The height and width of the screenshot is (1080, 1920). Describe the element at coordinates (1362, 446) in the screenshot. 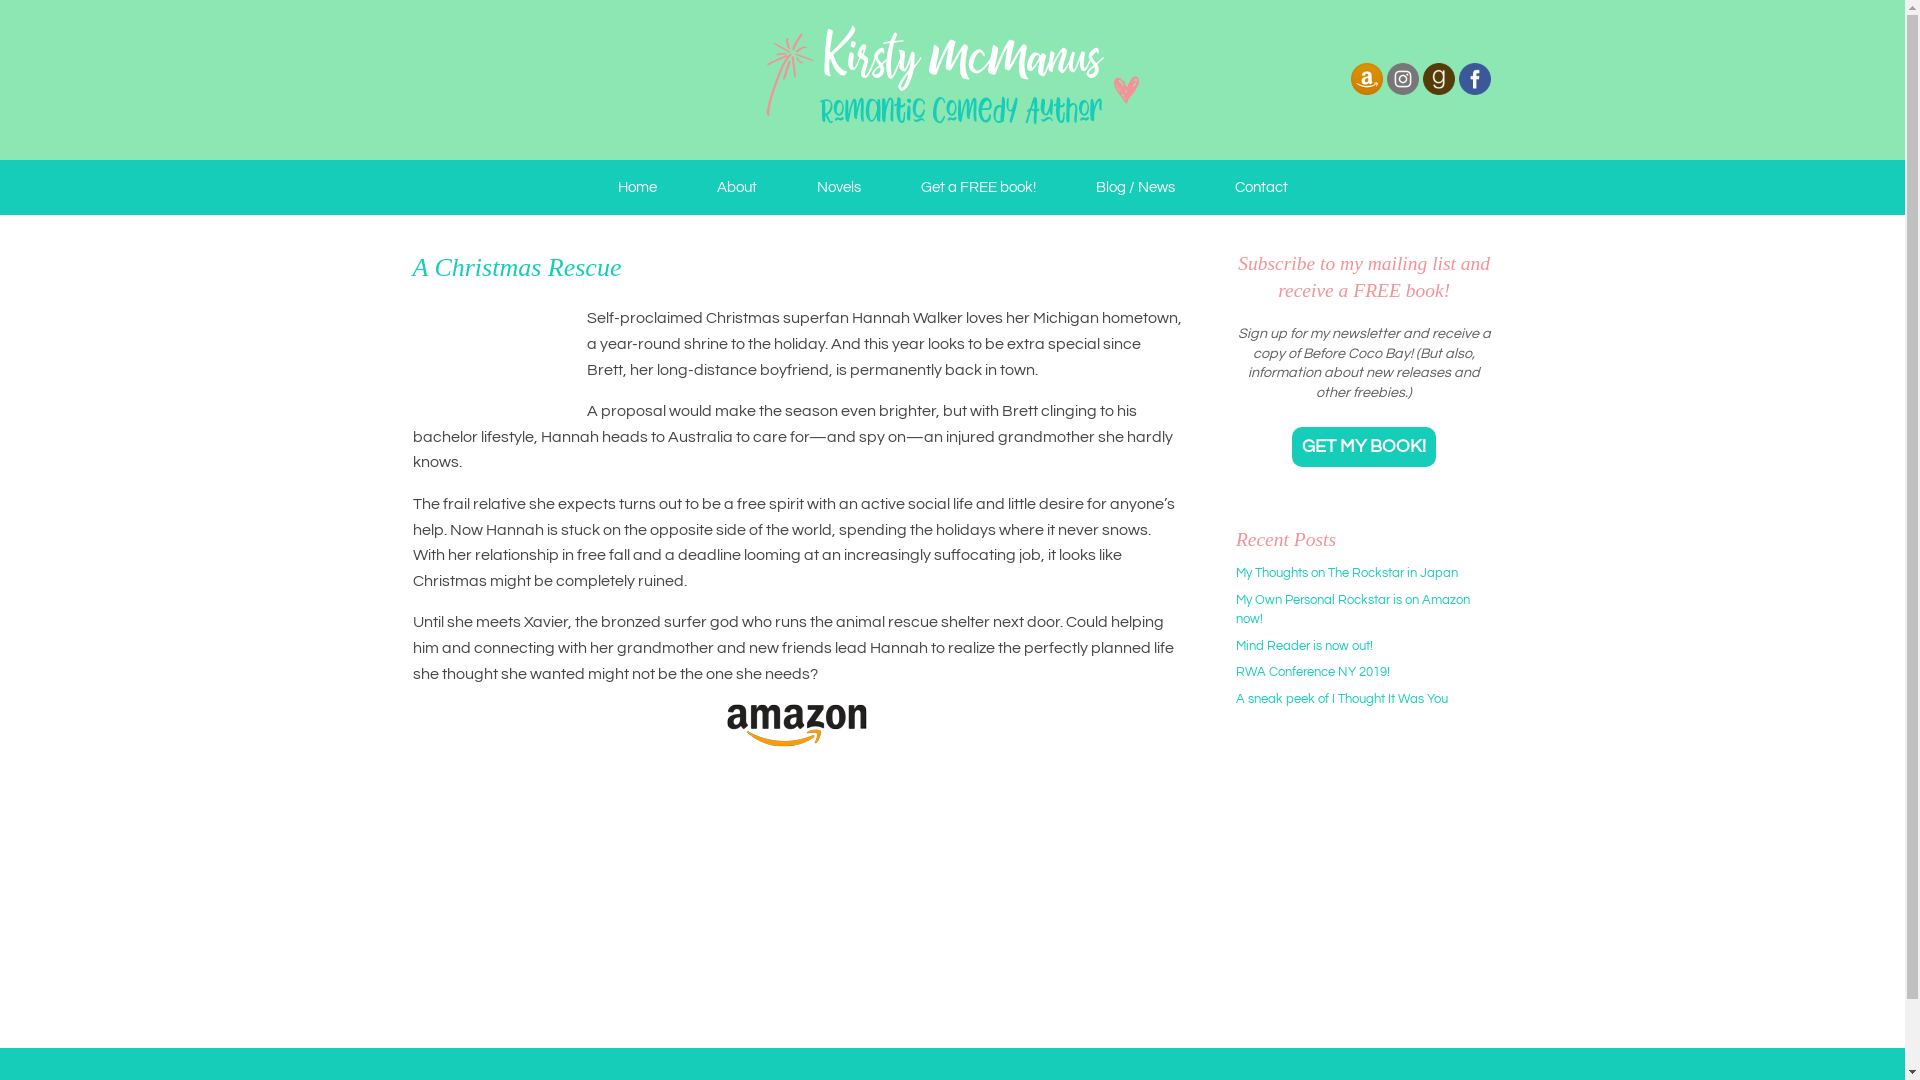

I see `'GET MY BOOK!'` at that location.